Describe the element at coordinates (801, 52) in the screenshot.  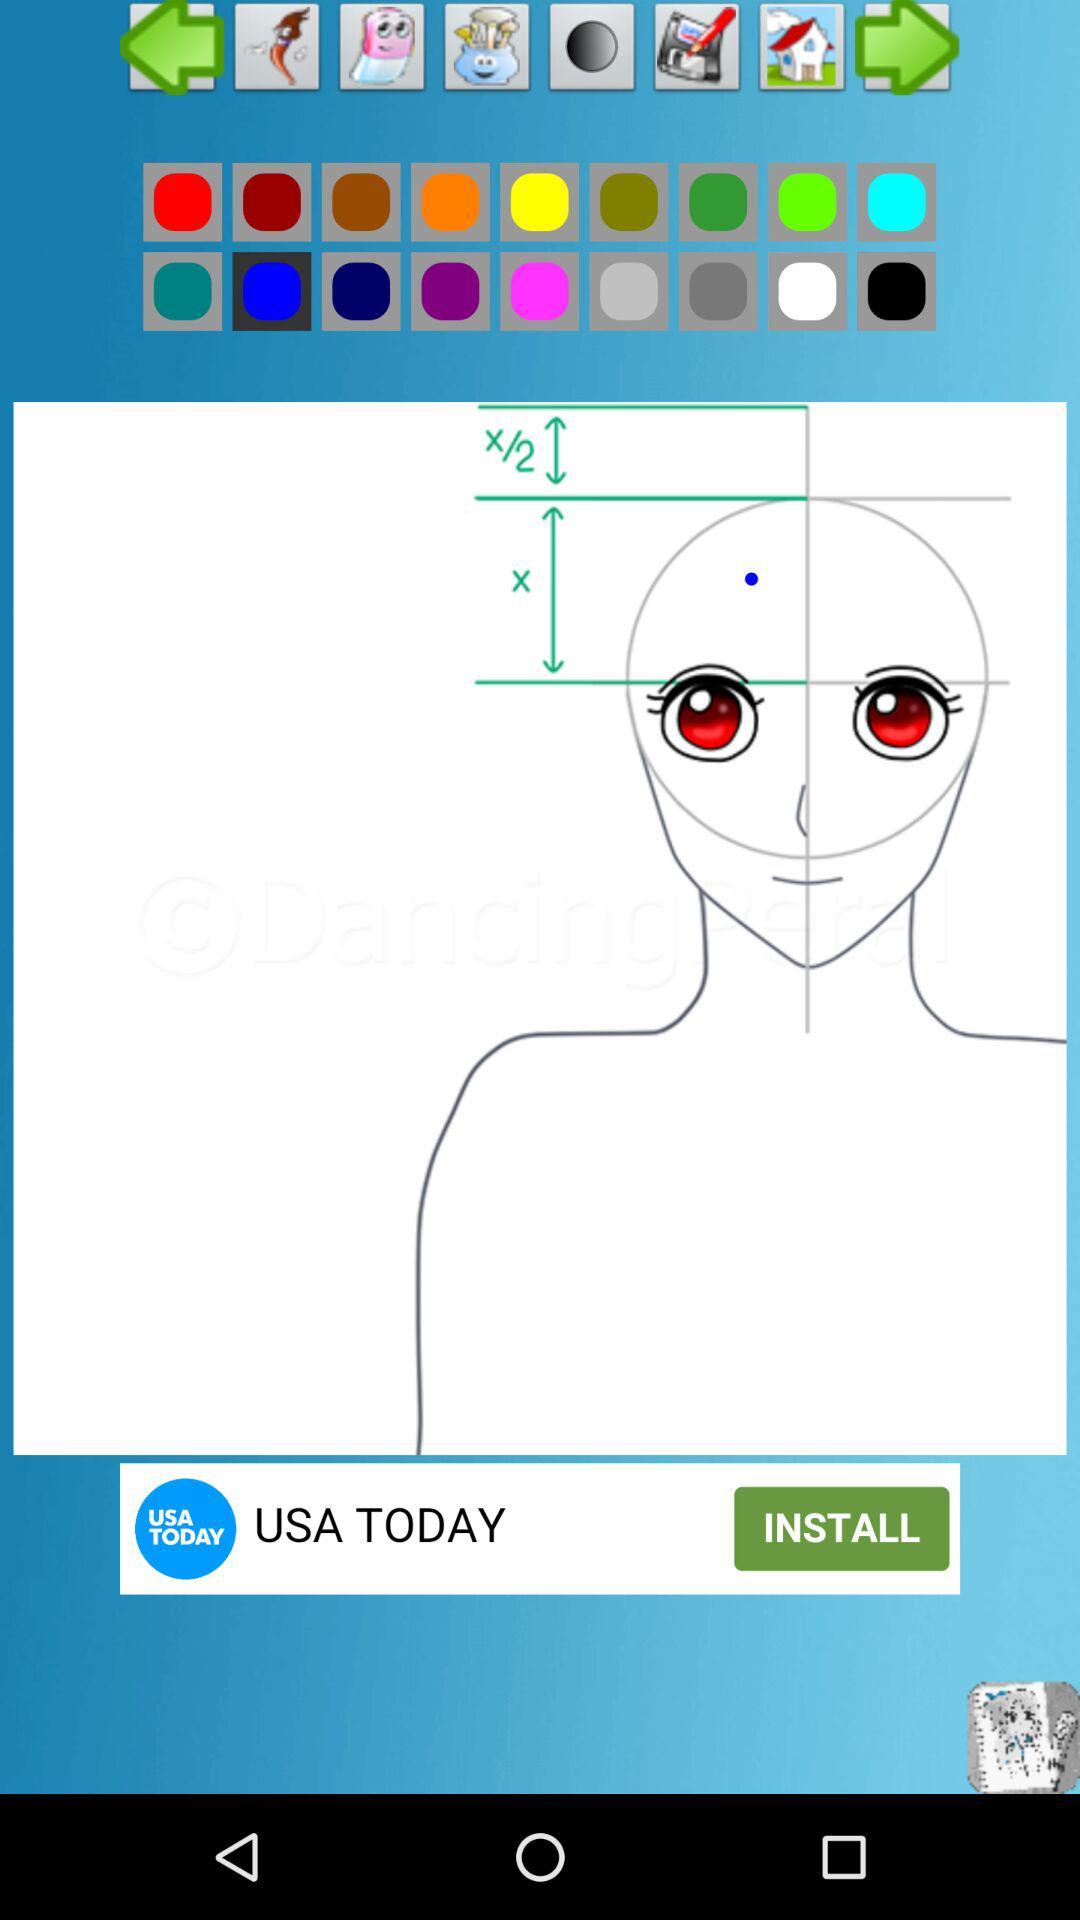
I see `return home` at that location.